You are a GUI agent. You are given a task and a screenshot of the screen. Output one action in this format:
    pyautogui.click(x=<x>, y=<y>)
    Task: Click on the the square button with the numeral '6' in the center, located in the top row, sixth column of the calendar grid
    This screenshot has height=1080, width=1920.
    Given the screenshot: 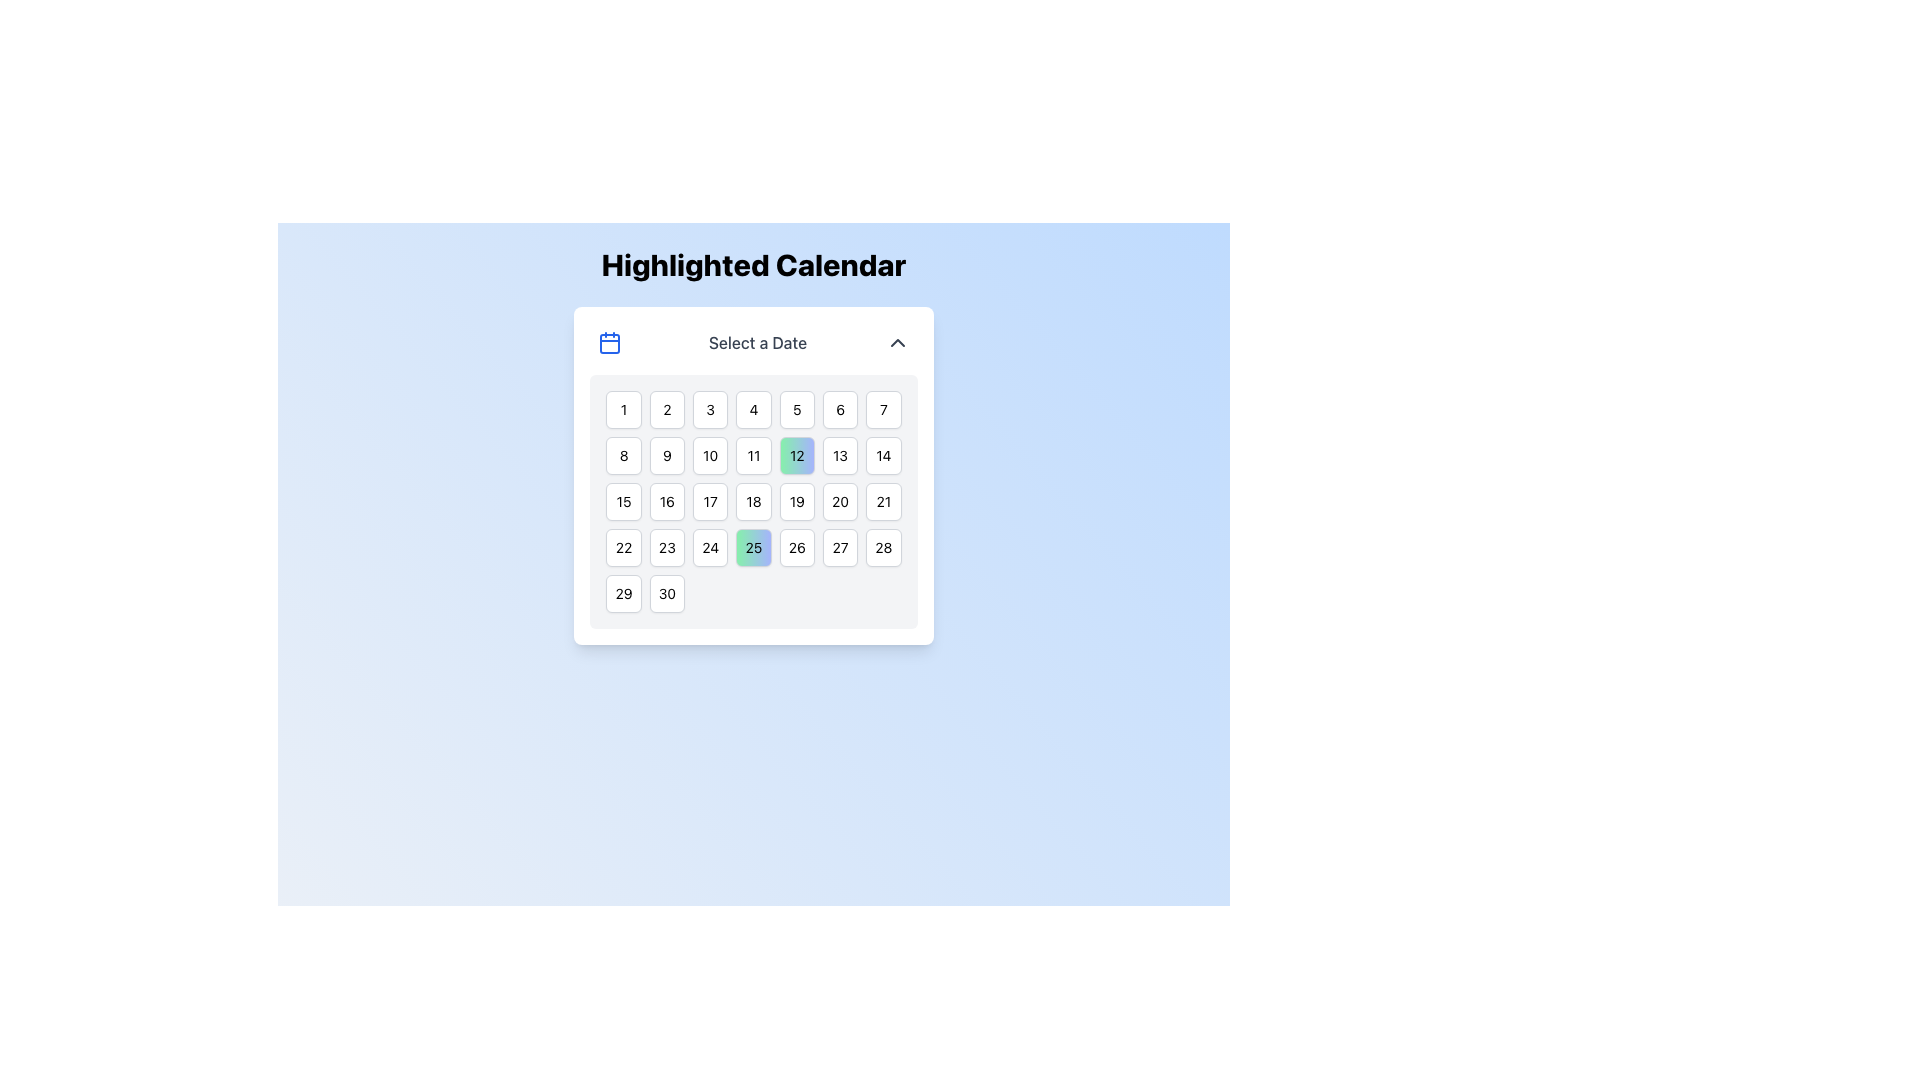 What is the action you would take?
    pyautogui.click(x=840, y=408)
    